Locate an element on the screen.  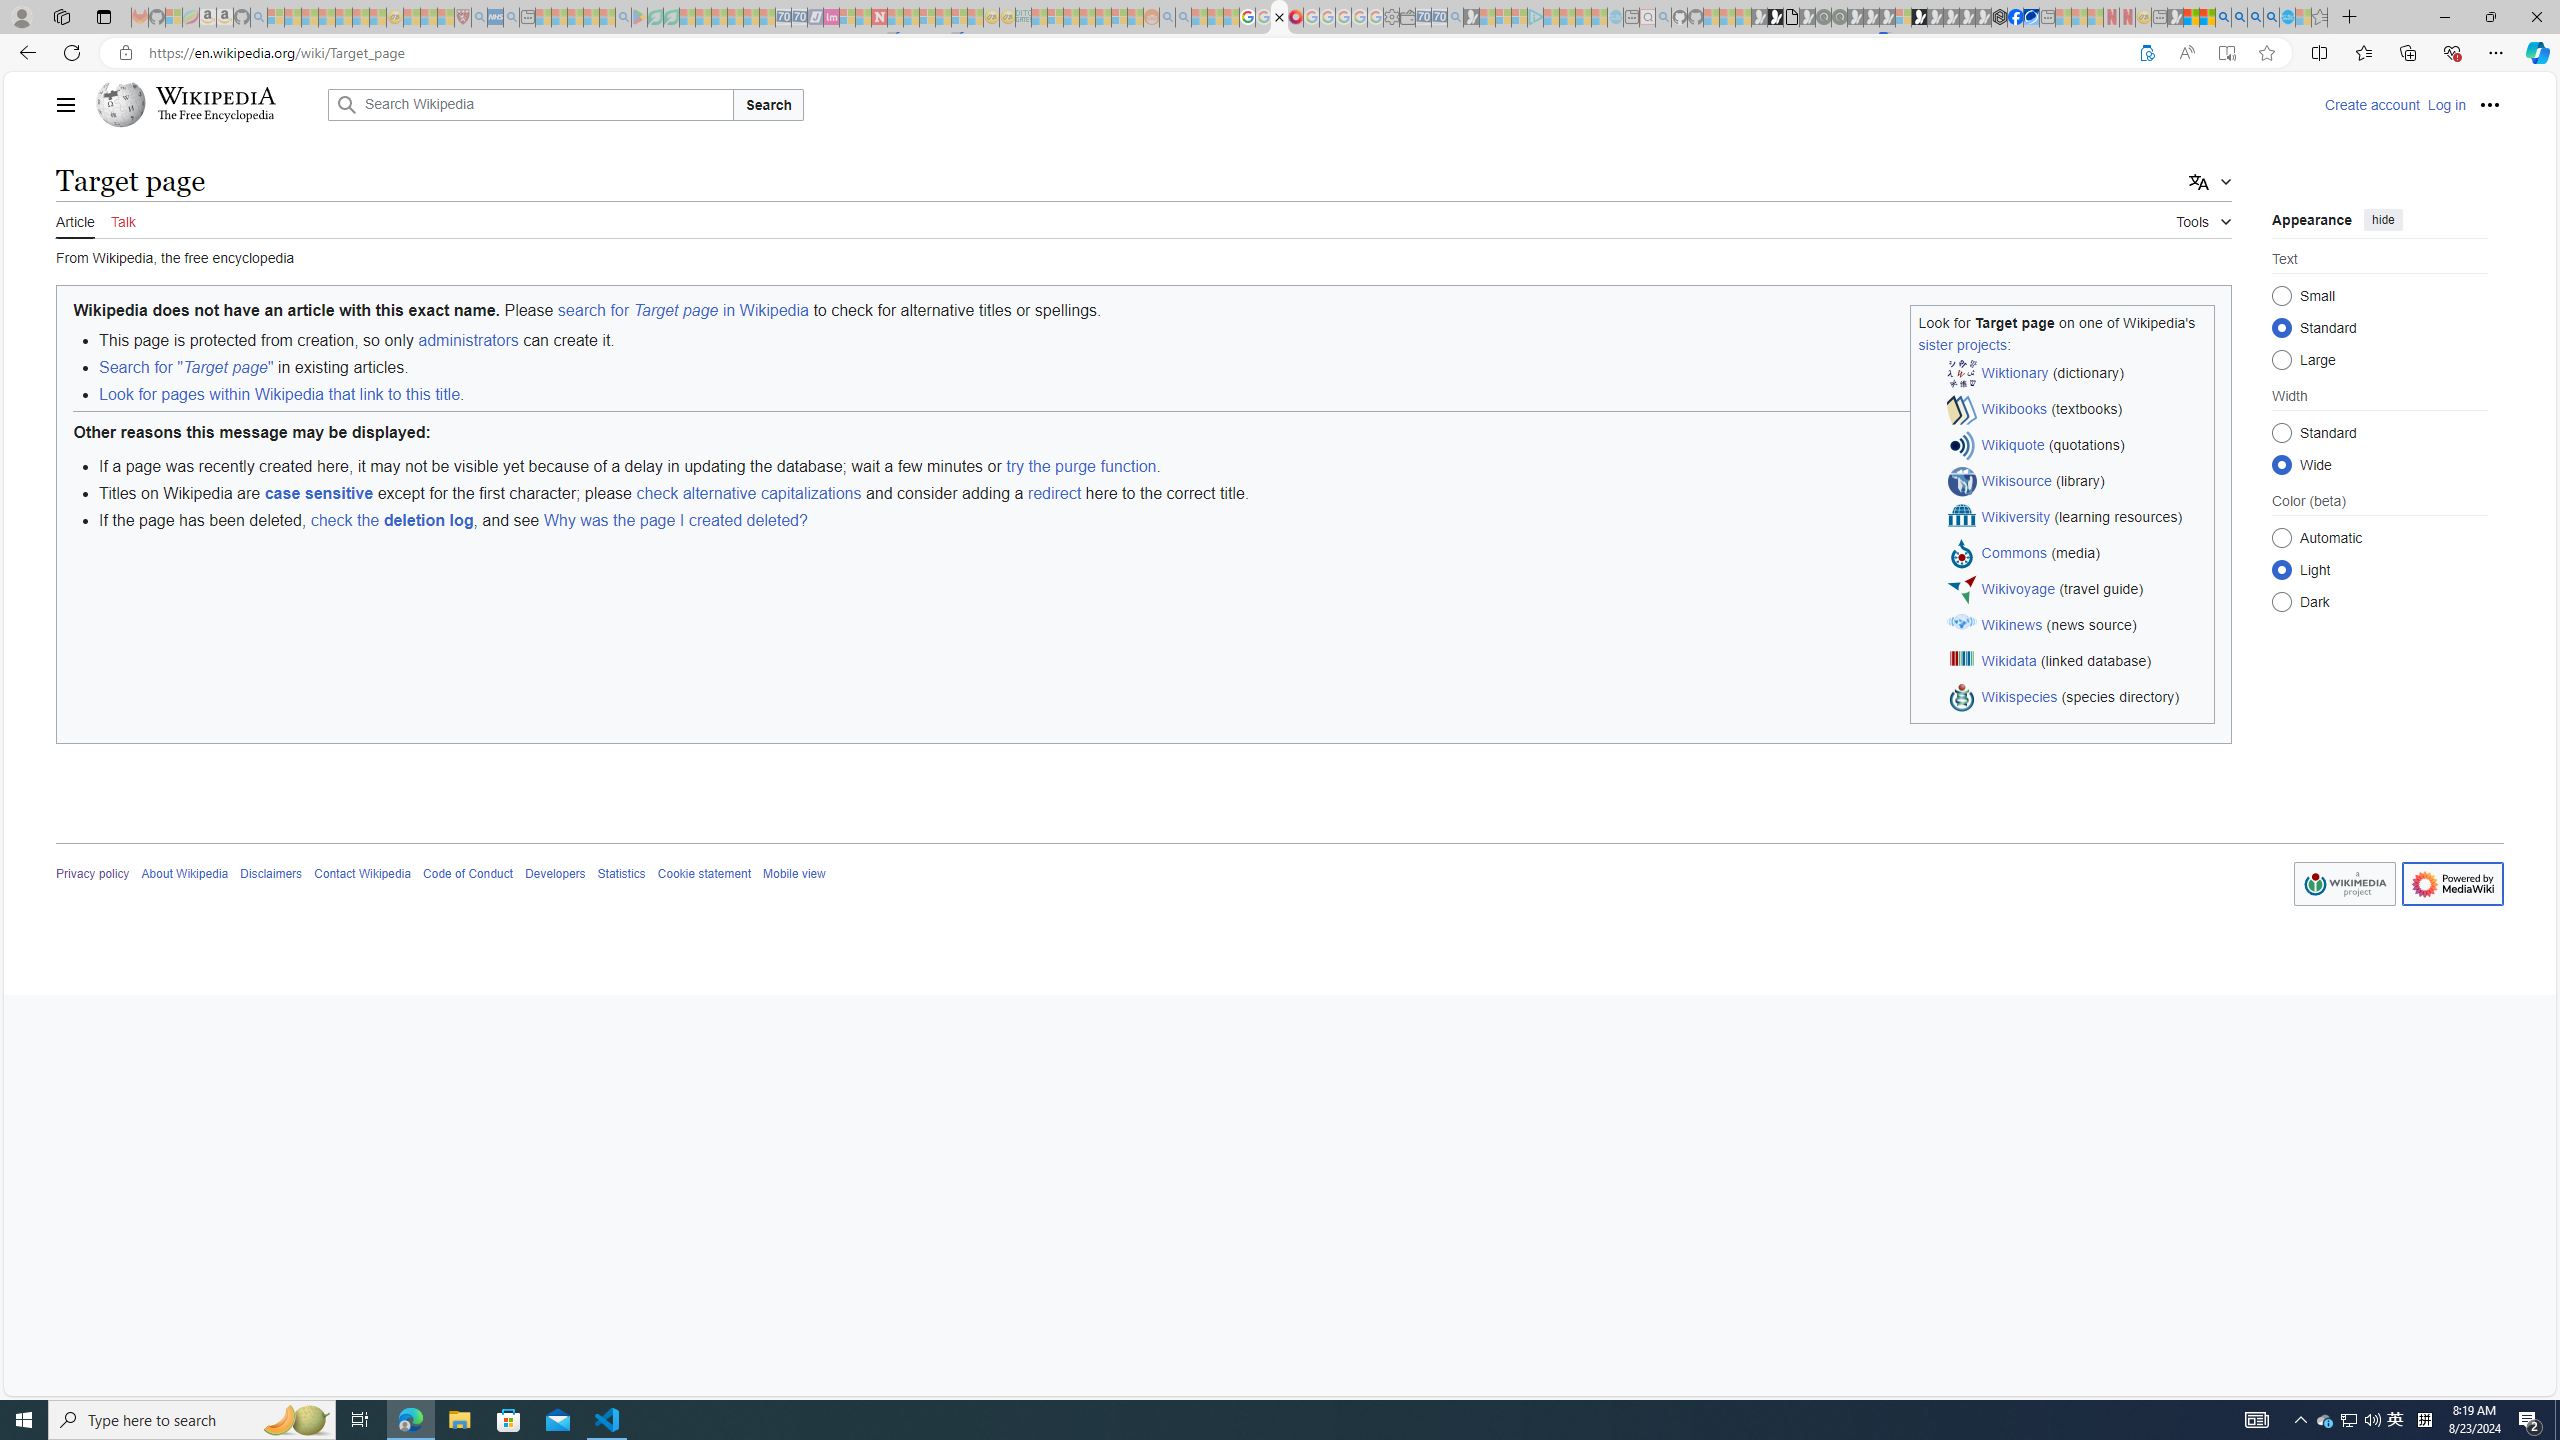
'Kinda Frugal - MSN - Sleeping' is located at coordinates (1104, 16).